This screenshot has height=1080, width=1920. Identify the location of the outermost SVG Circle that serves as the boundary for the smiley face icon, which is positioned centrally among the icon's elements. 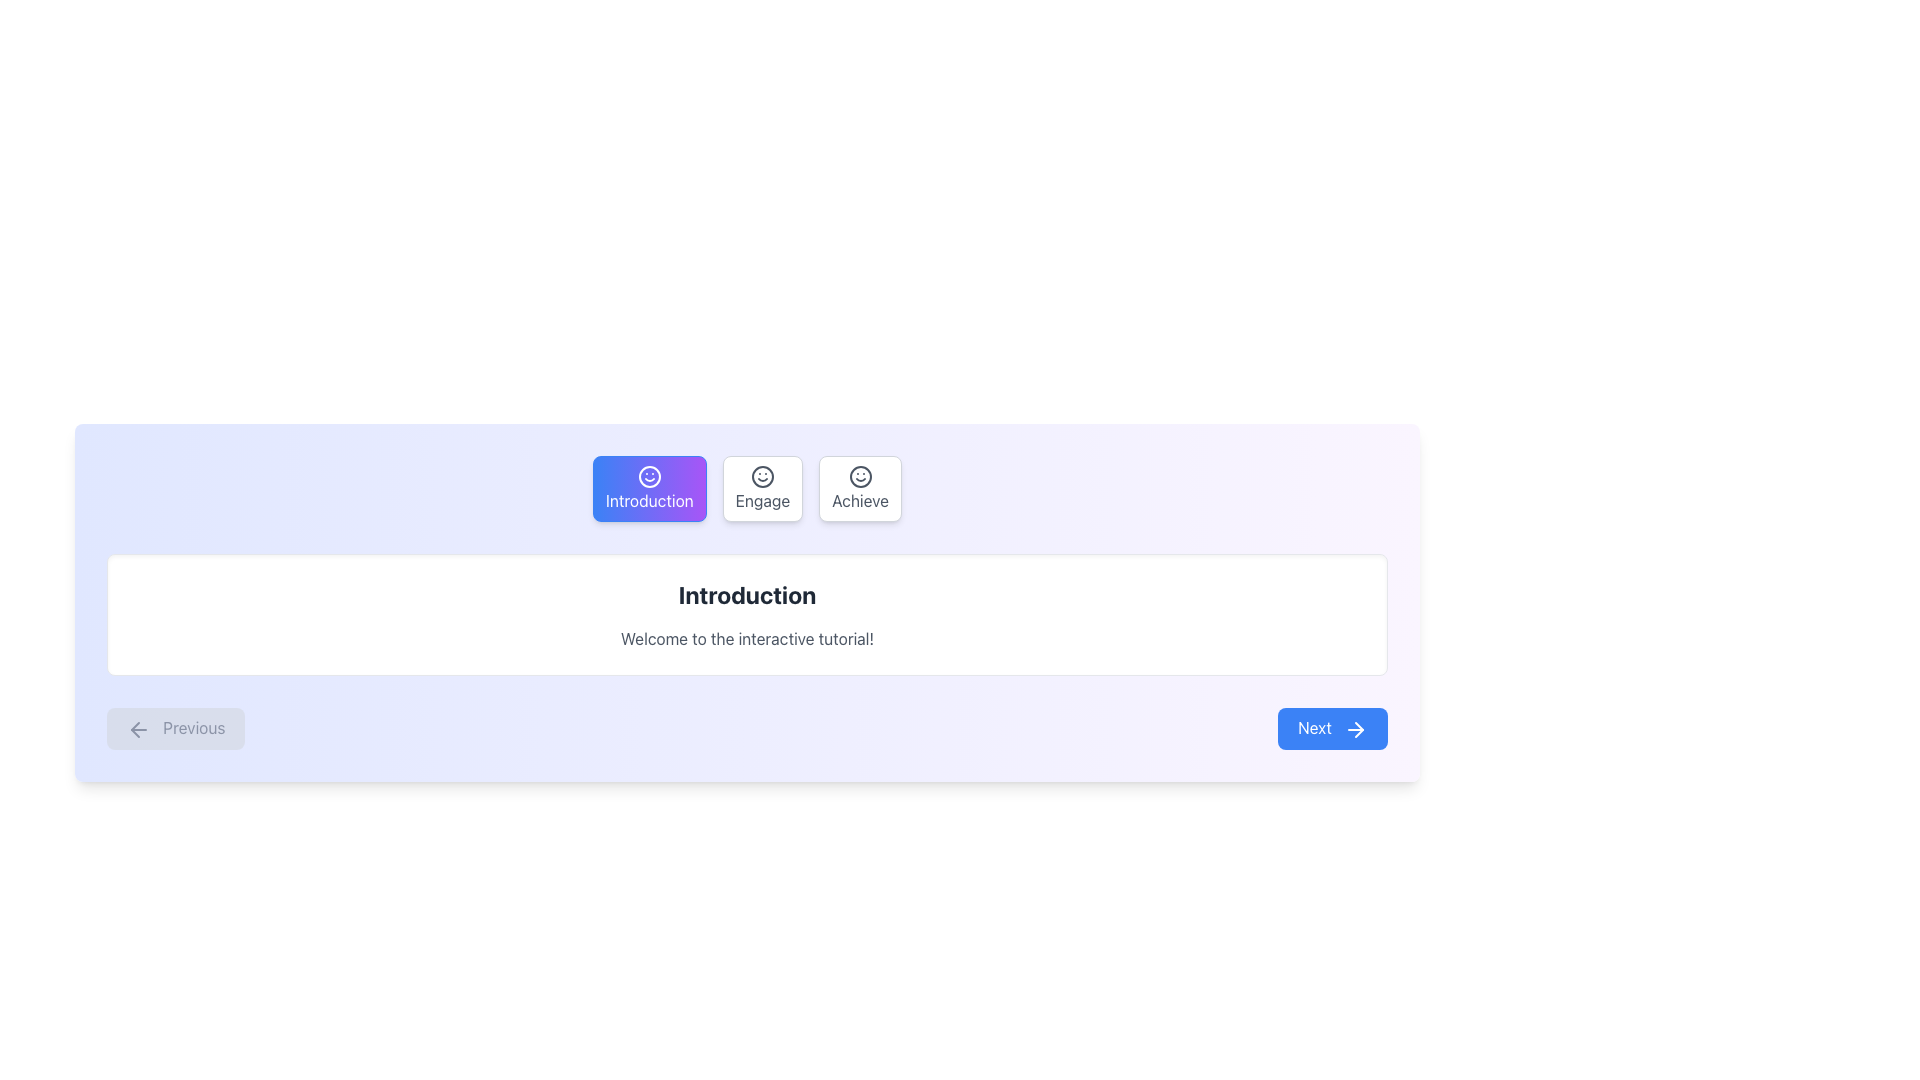
(649, 477).